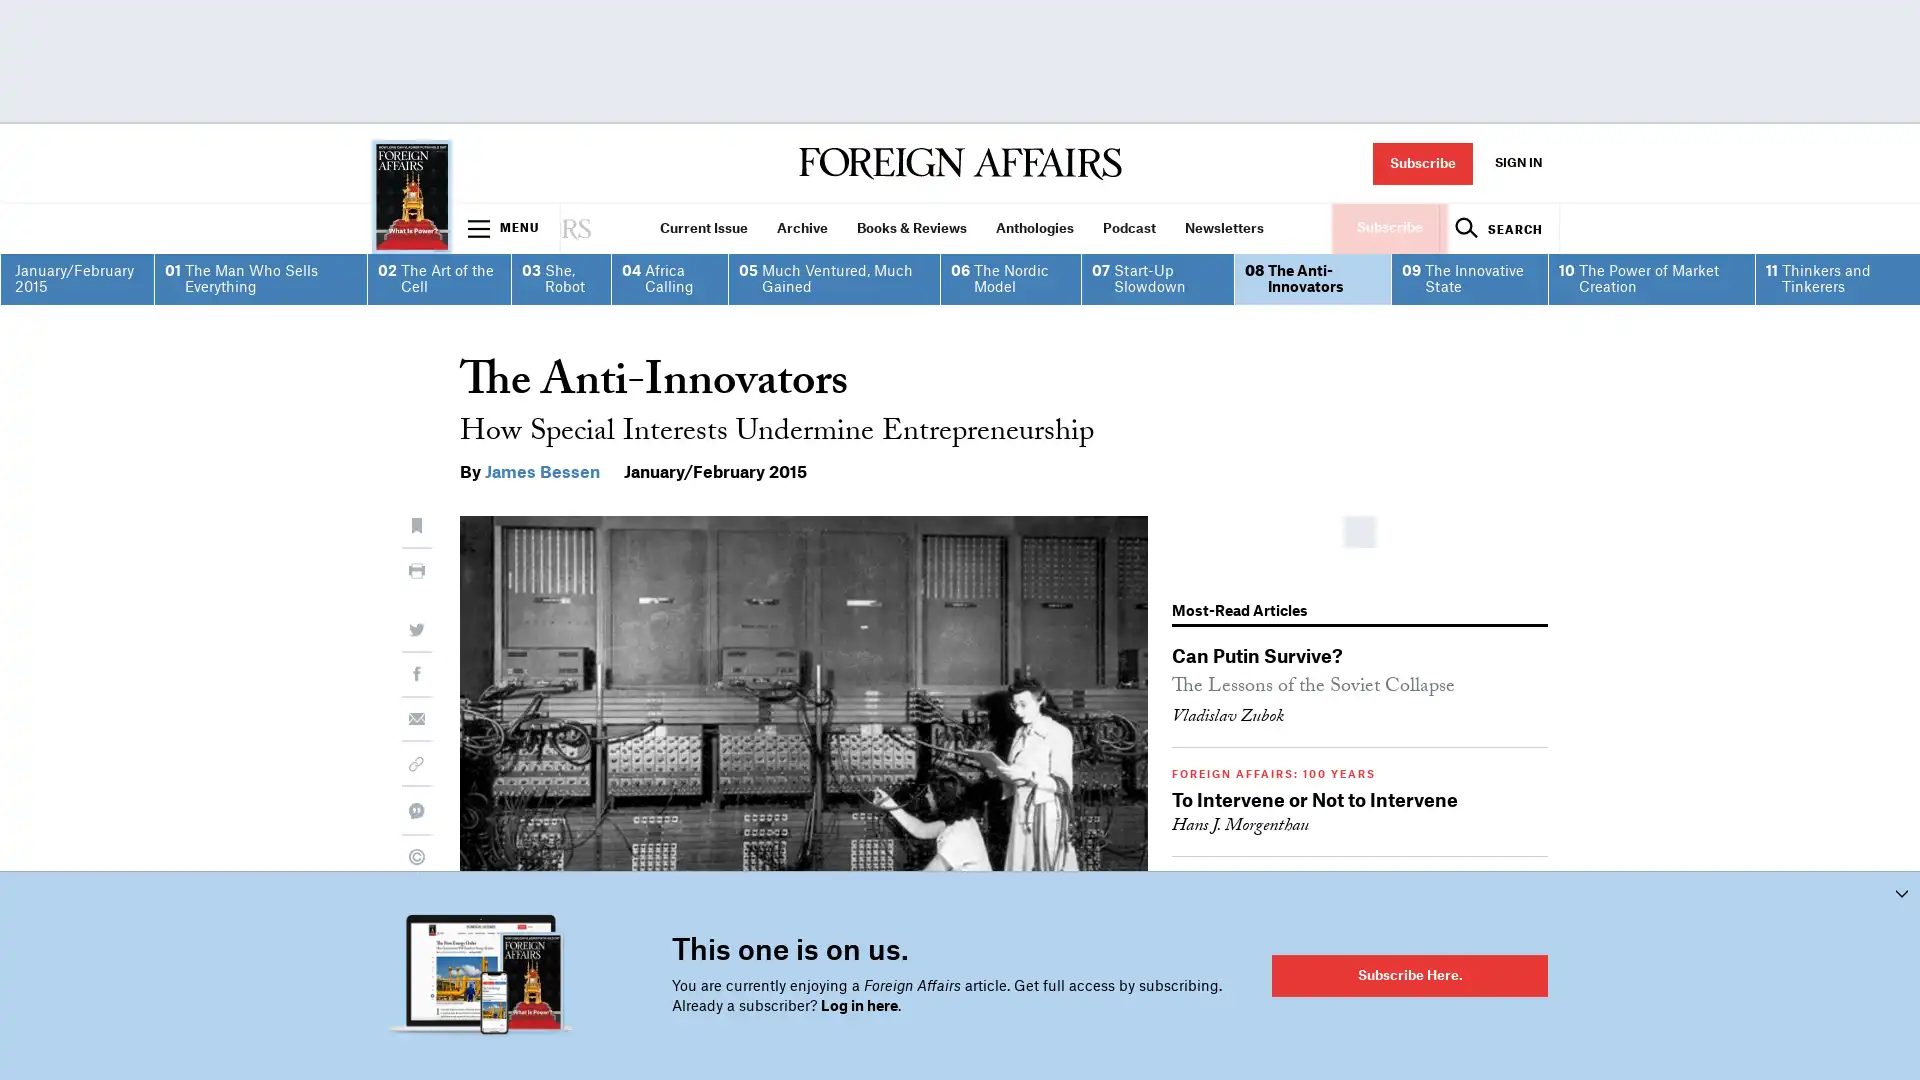 The image size is (1920, 1080). Describe the element at coordinates (1034, 227) in the screenshot. I see `Anthologies` at that location.